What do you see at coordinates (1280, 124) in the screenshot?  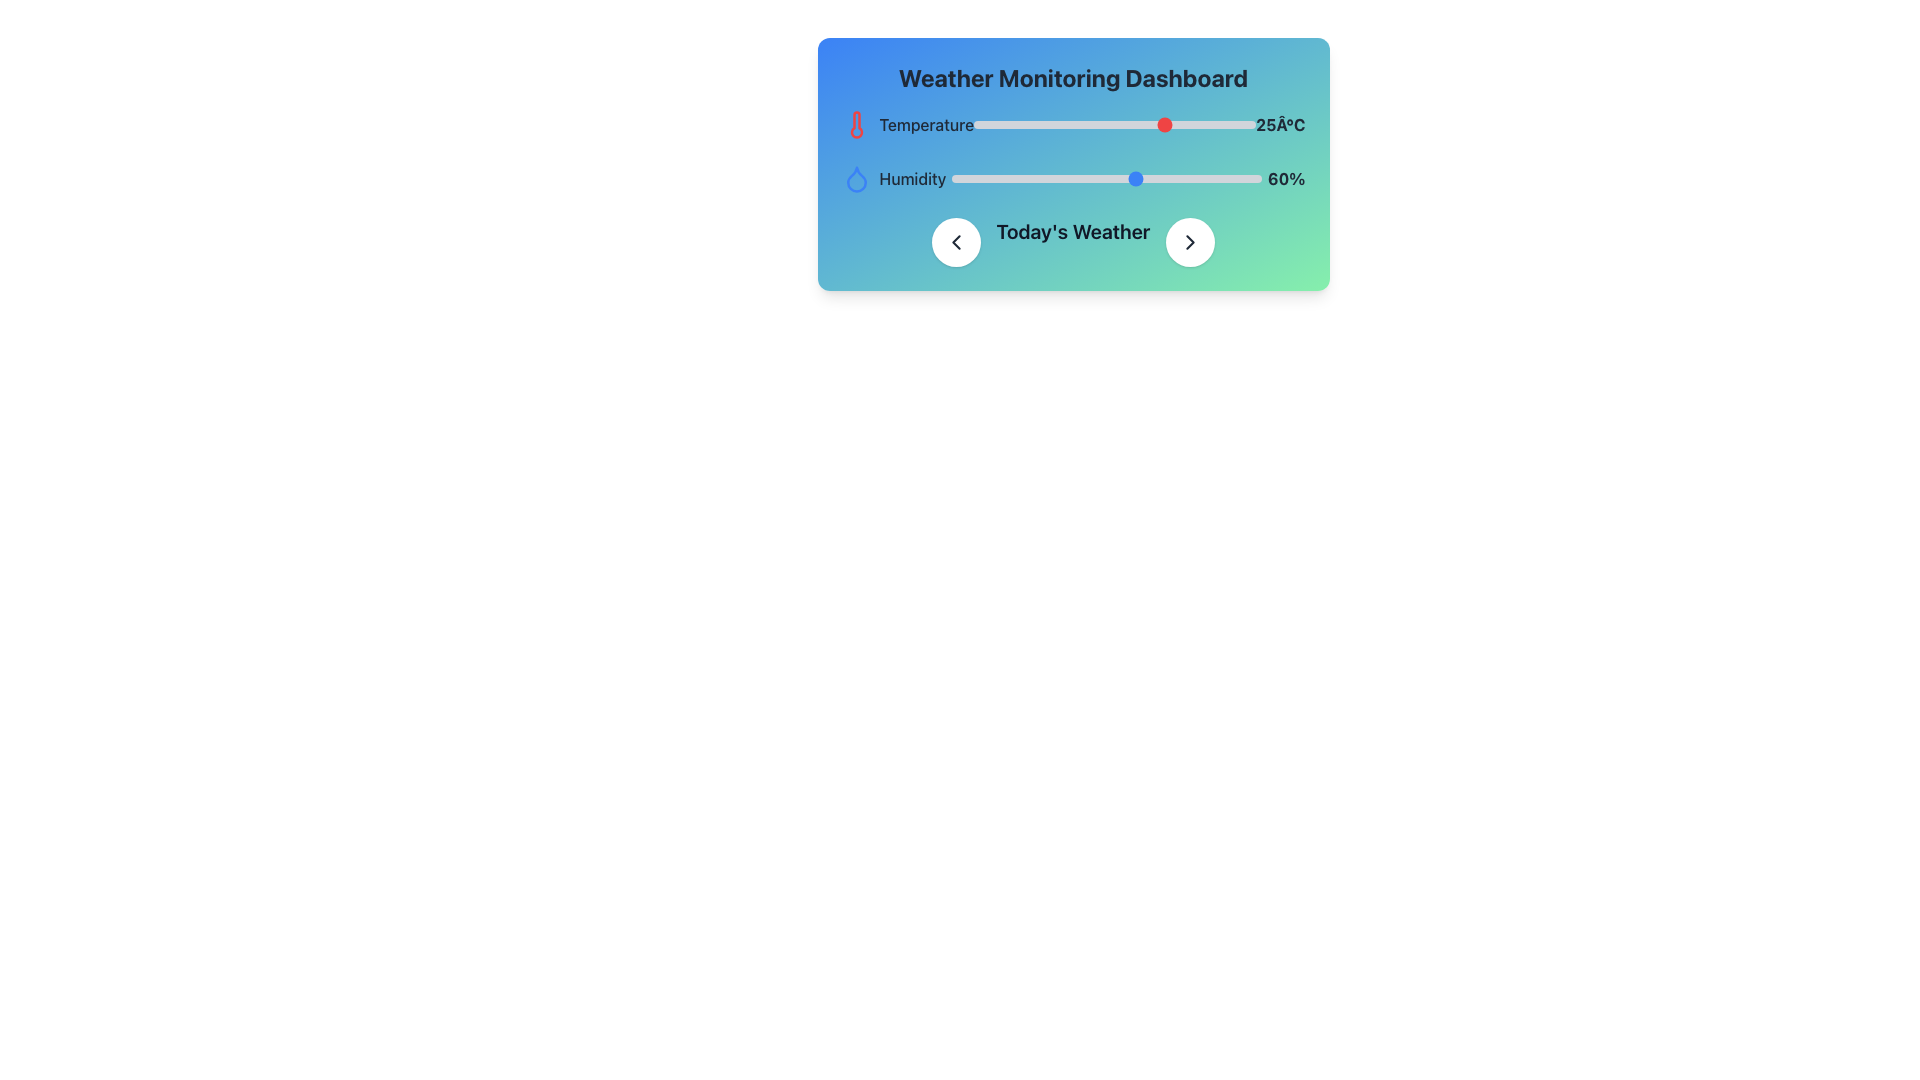 I see `the Text Label displaying '25°C' in bold dark gray font, which is positioned on the far right side of the temperature slider` at bounding box center [1280, 124].